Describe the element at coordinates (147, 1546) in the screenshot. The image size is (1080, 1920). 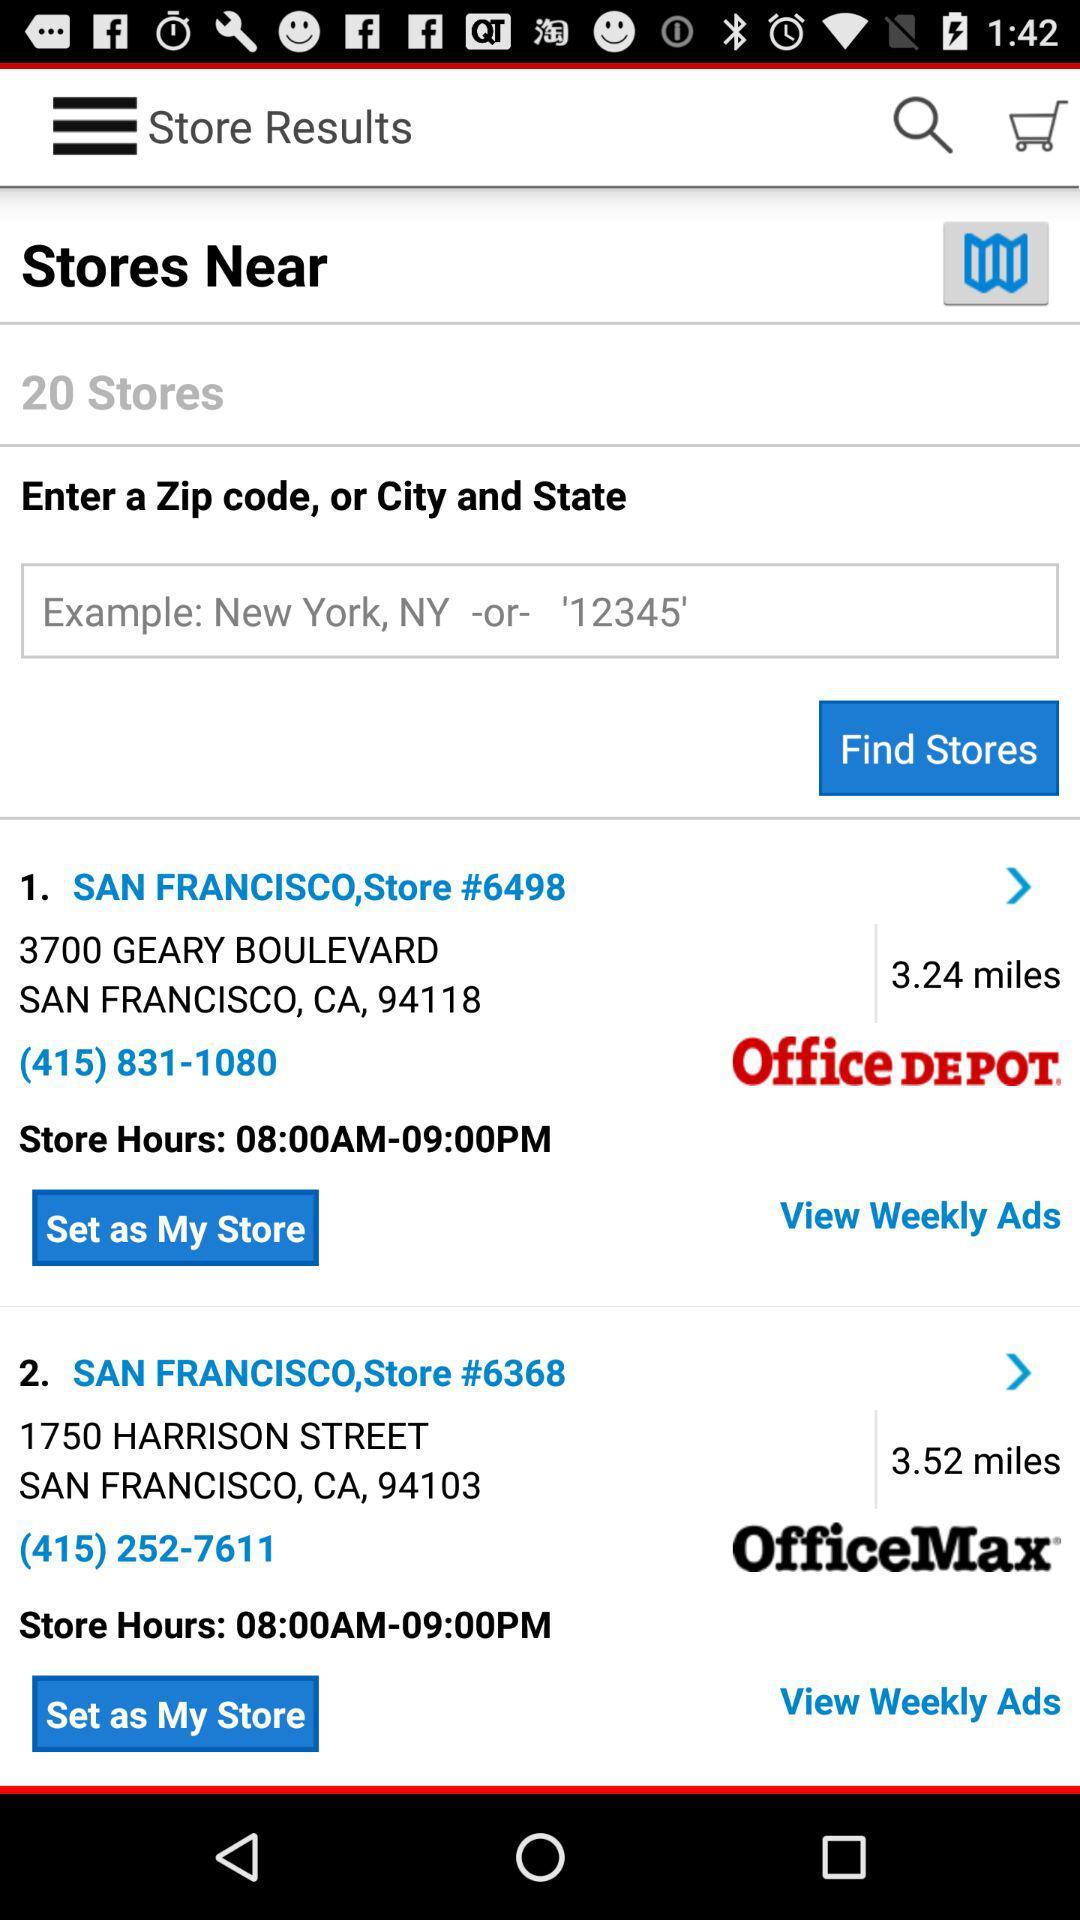
I see `the app above store hours 08 icon` at that location.